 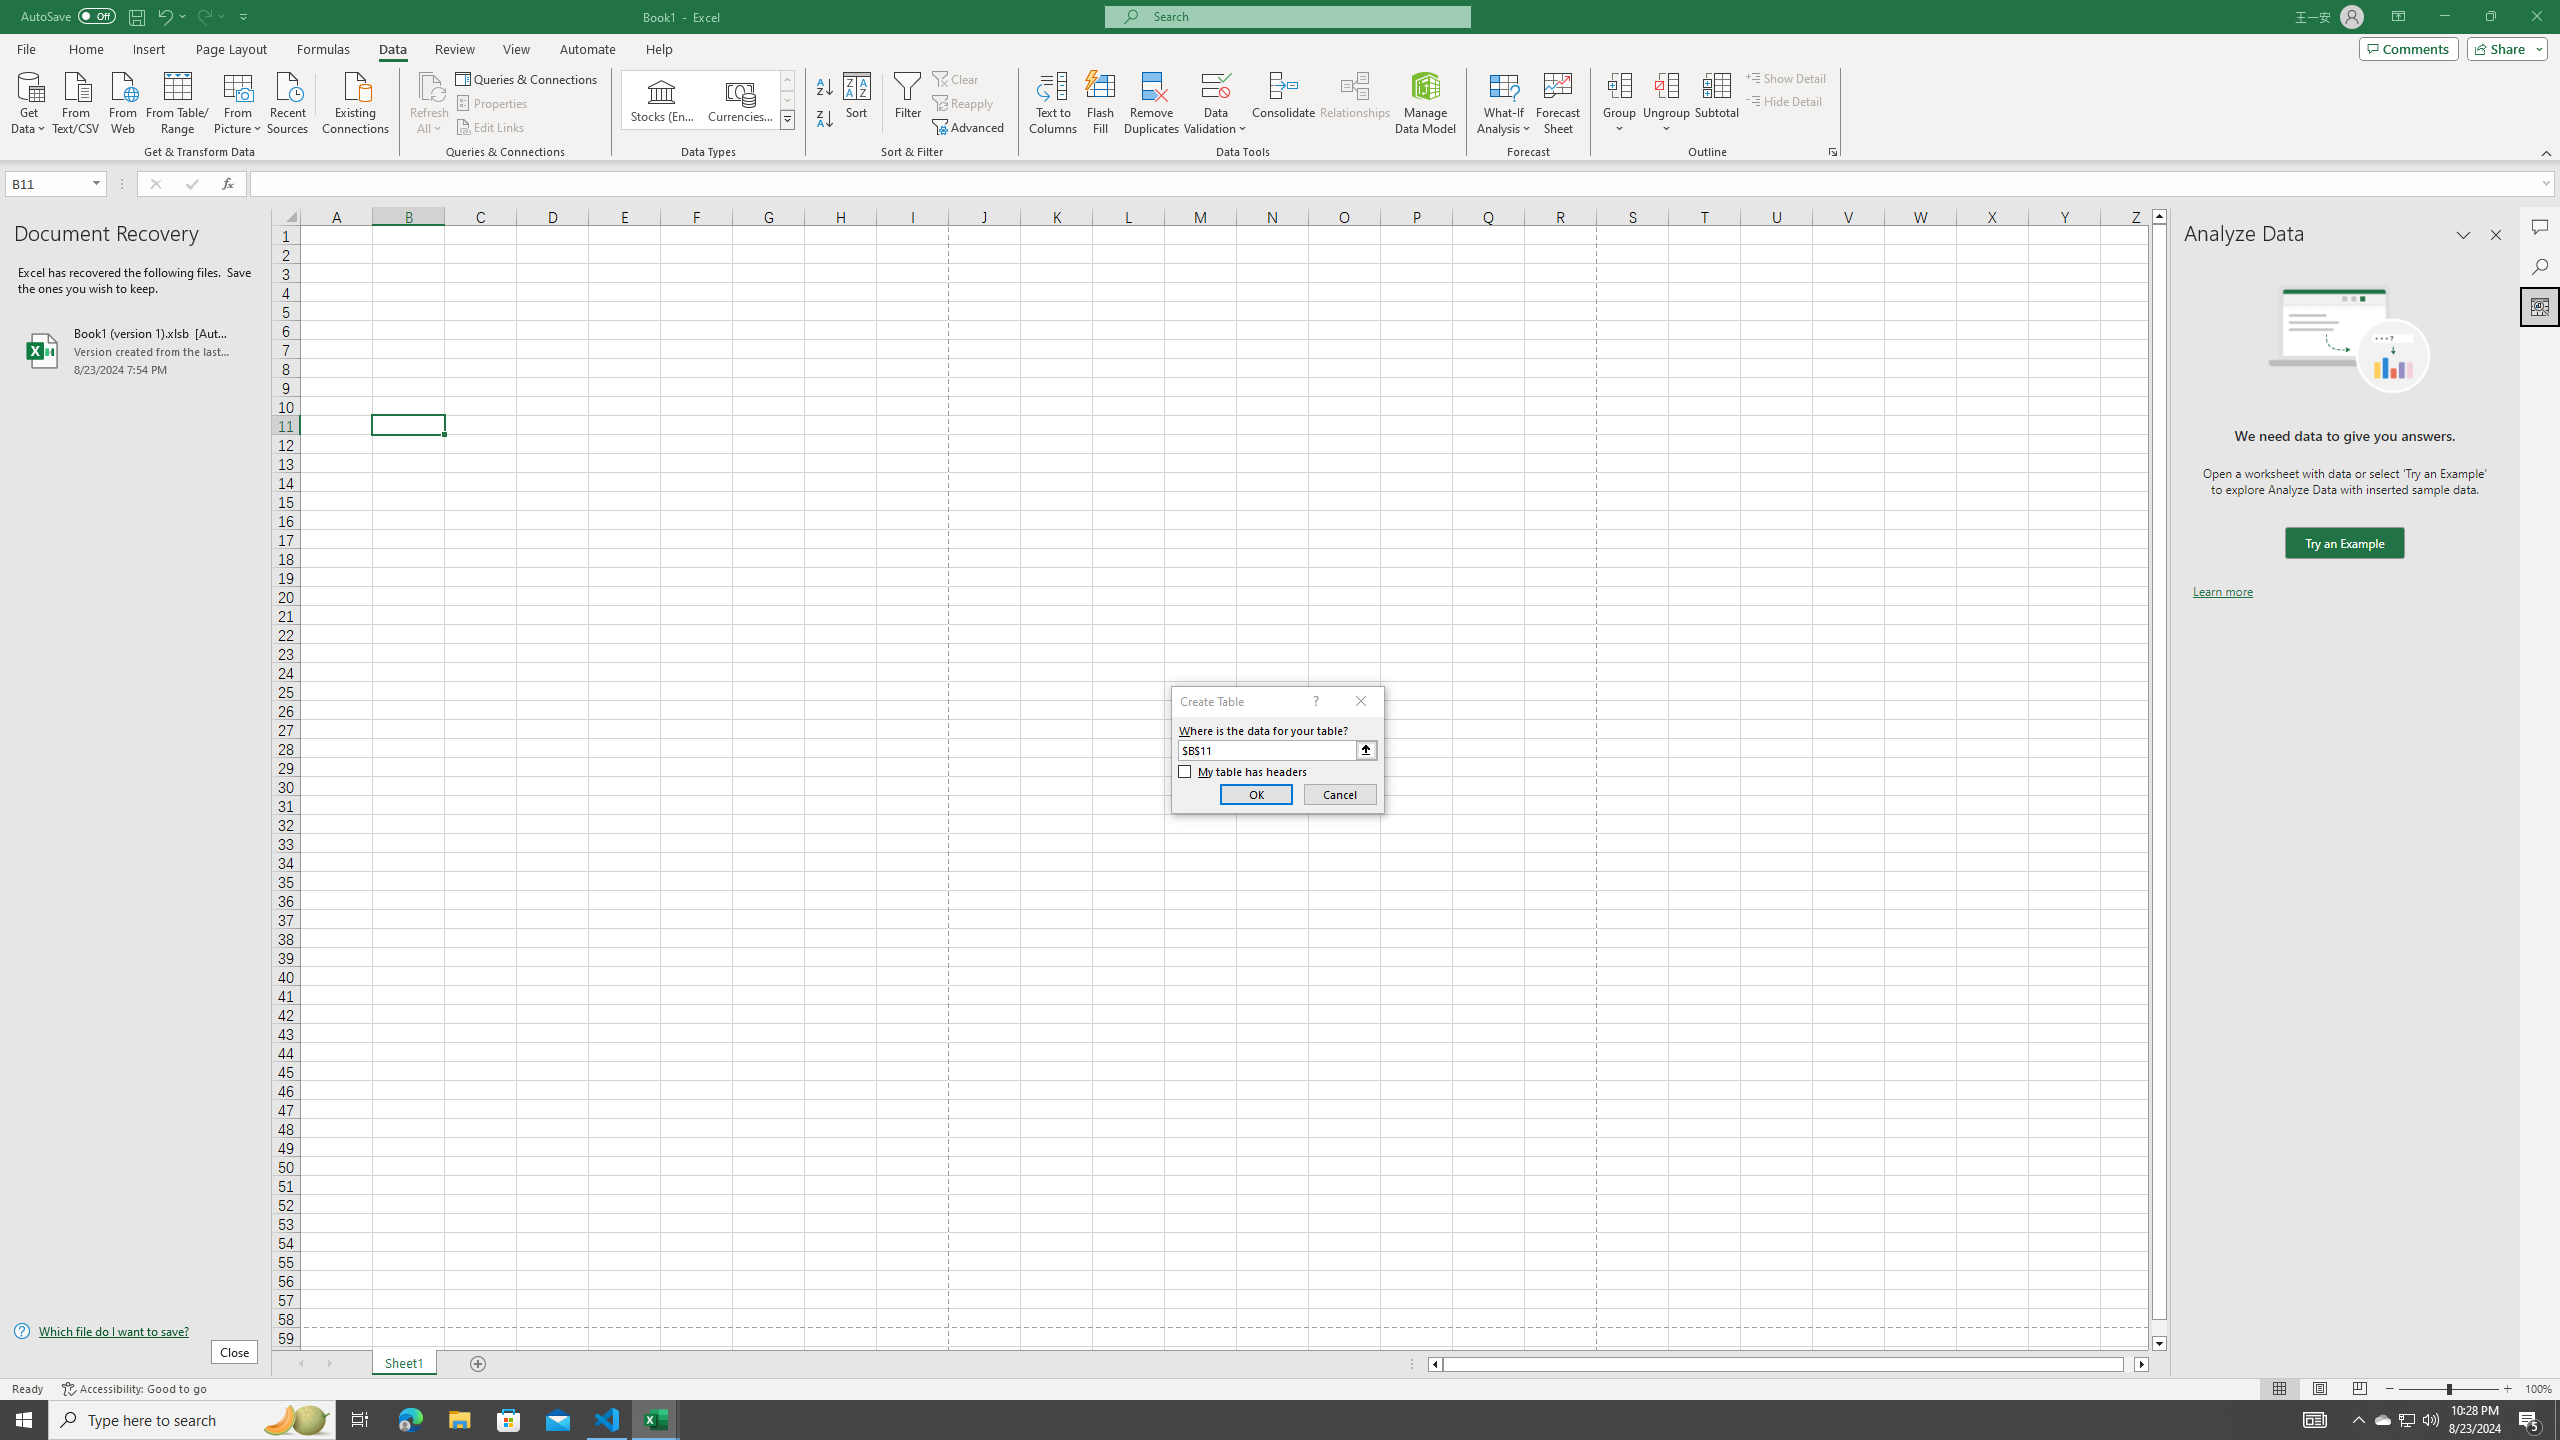 What do you see at coordinates (28, 100) in the screenshot?
I see `'Get Data'` at bounding box center [28, 100].